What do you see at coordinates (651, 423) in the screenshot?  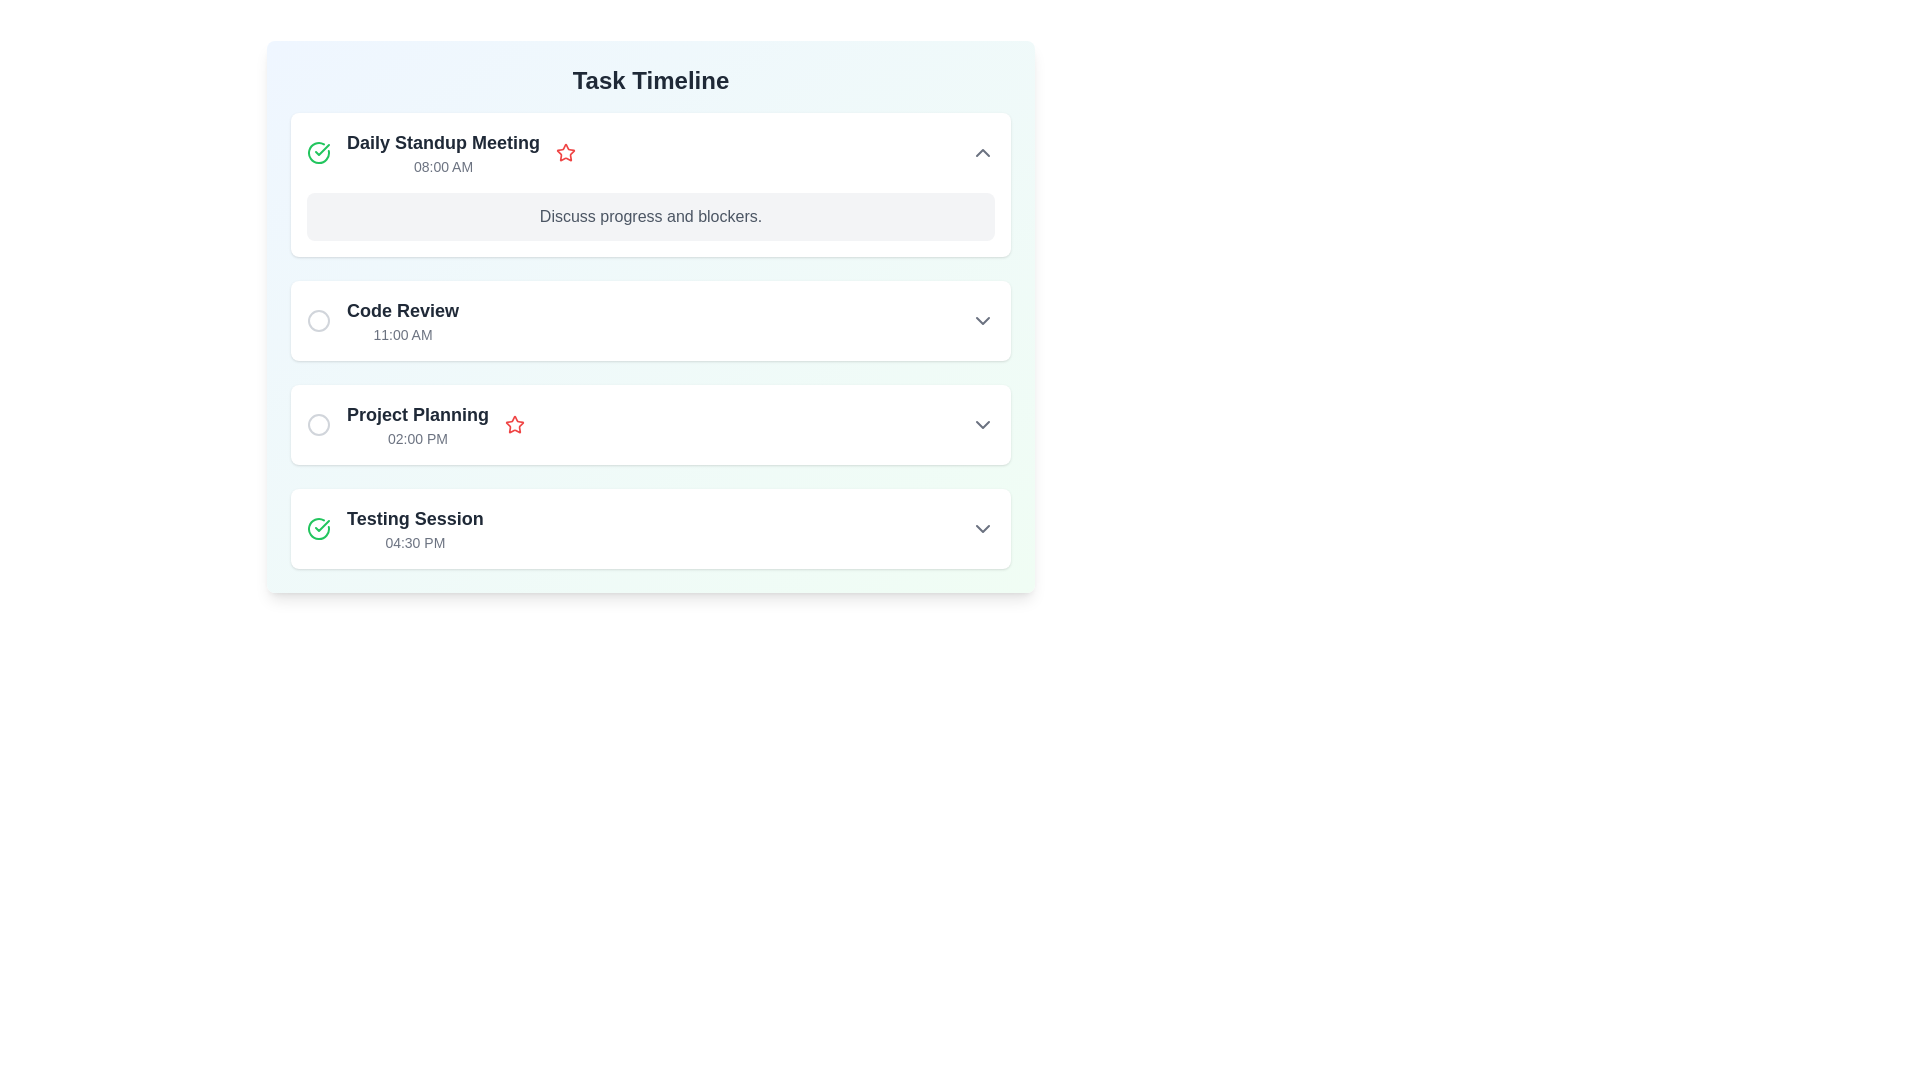 I see `task details of the 'Project Planning' task card, which is the third task in the vertical timeline list, featuring a white background and icons on either side` at bounding box center [651, 423].